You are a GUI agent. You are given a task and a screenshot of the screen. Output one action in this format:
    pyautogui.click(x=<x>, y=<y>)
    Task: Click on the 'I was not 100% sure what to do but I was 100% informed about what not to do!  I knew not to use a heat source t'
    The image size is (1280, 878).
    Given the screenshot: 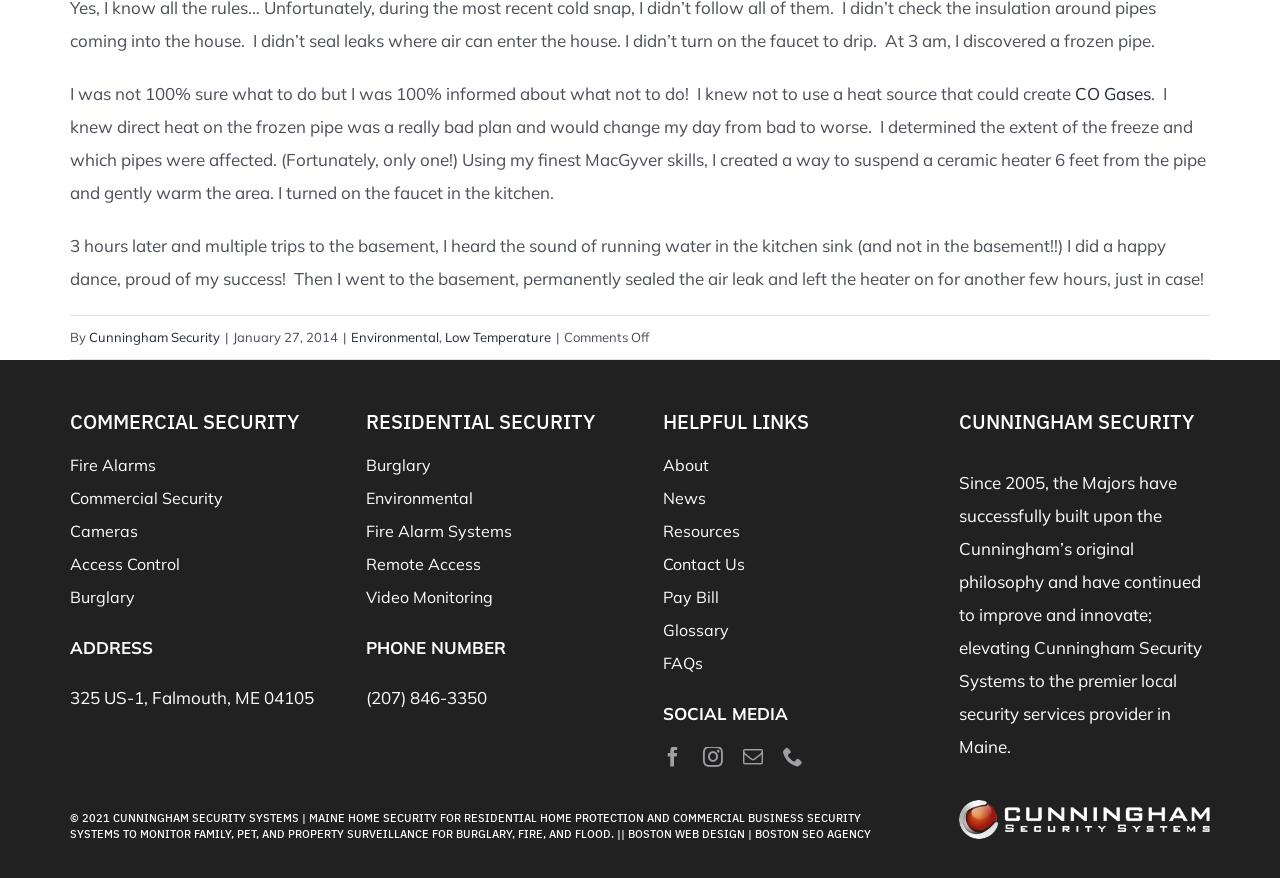 What is the action you would take?
    pyautogui.click(x=508, y=91)
    